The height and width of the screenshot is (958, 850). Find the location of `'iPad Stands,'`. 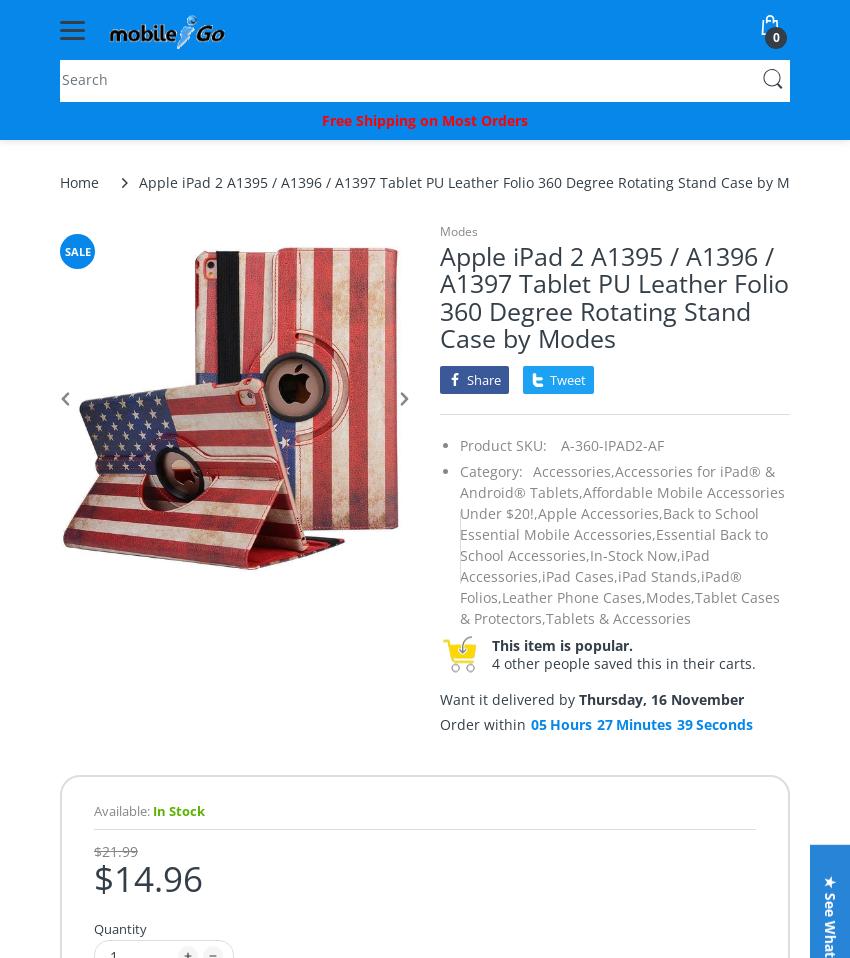

'iPad Stands,' is located at coordinates (659, 575).